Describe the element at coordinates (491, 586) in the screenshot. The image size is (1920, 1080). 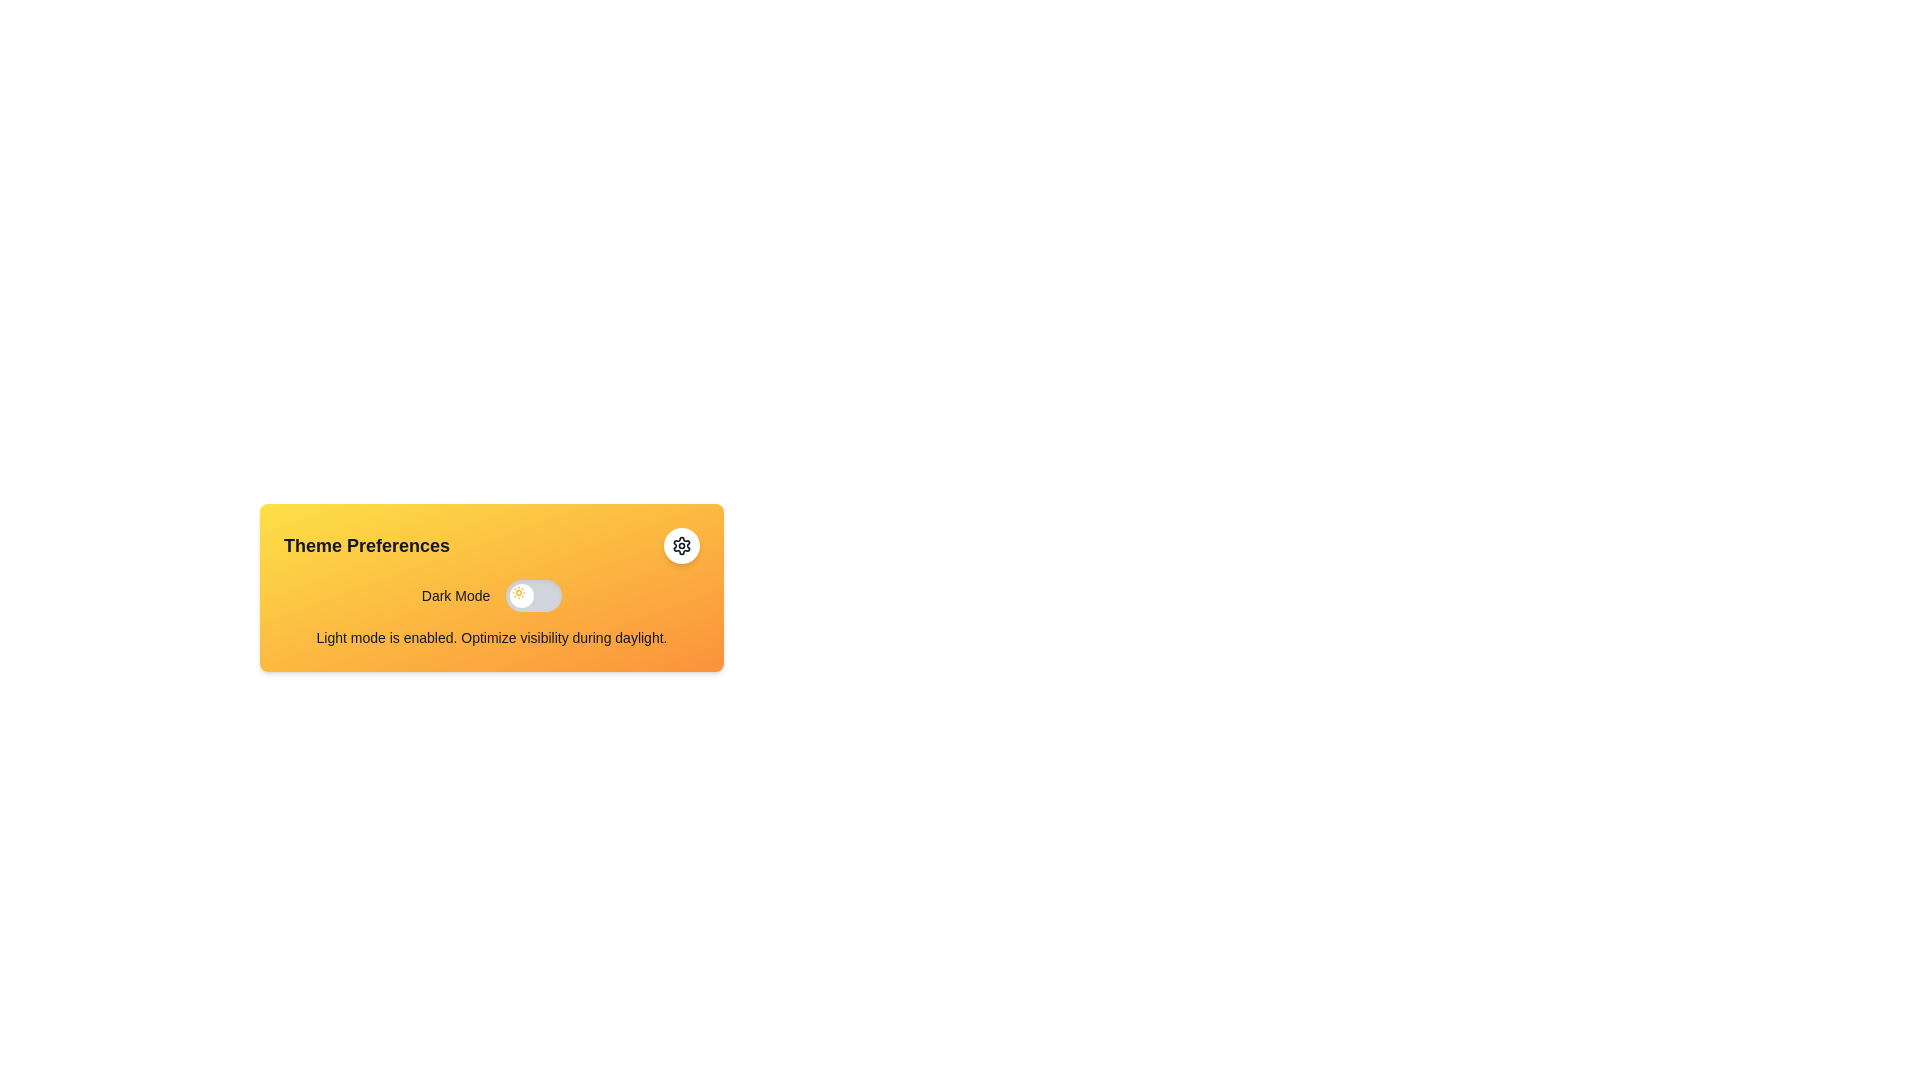
I see `the toggle switch in the Settings card` at that location.